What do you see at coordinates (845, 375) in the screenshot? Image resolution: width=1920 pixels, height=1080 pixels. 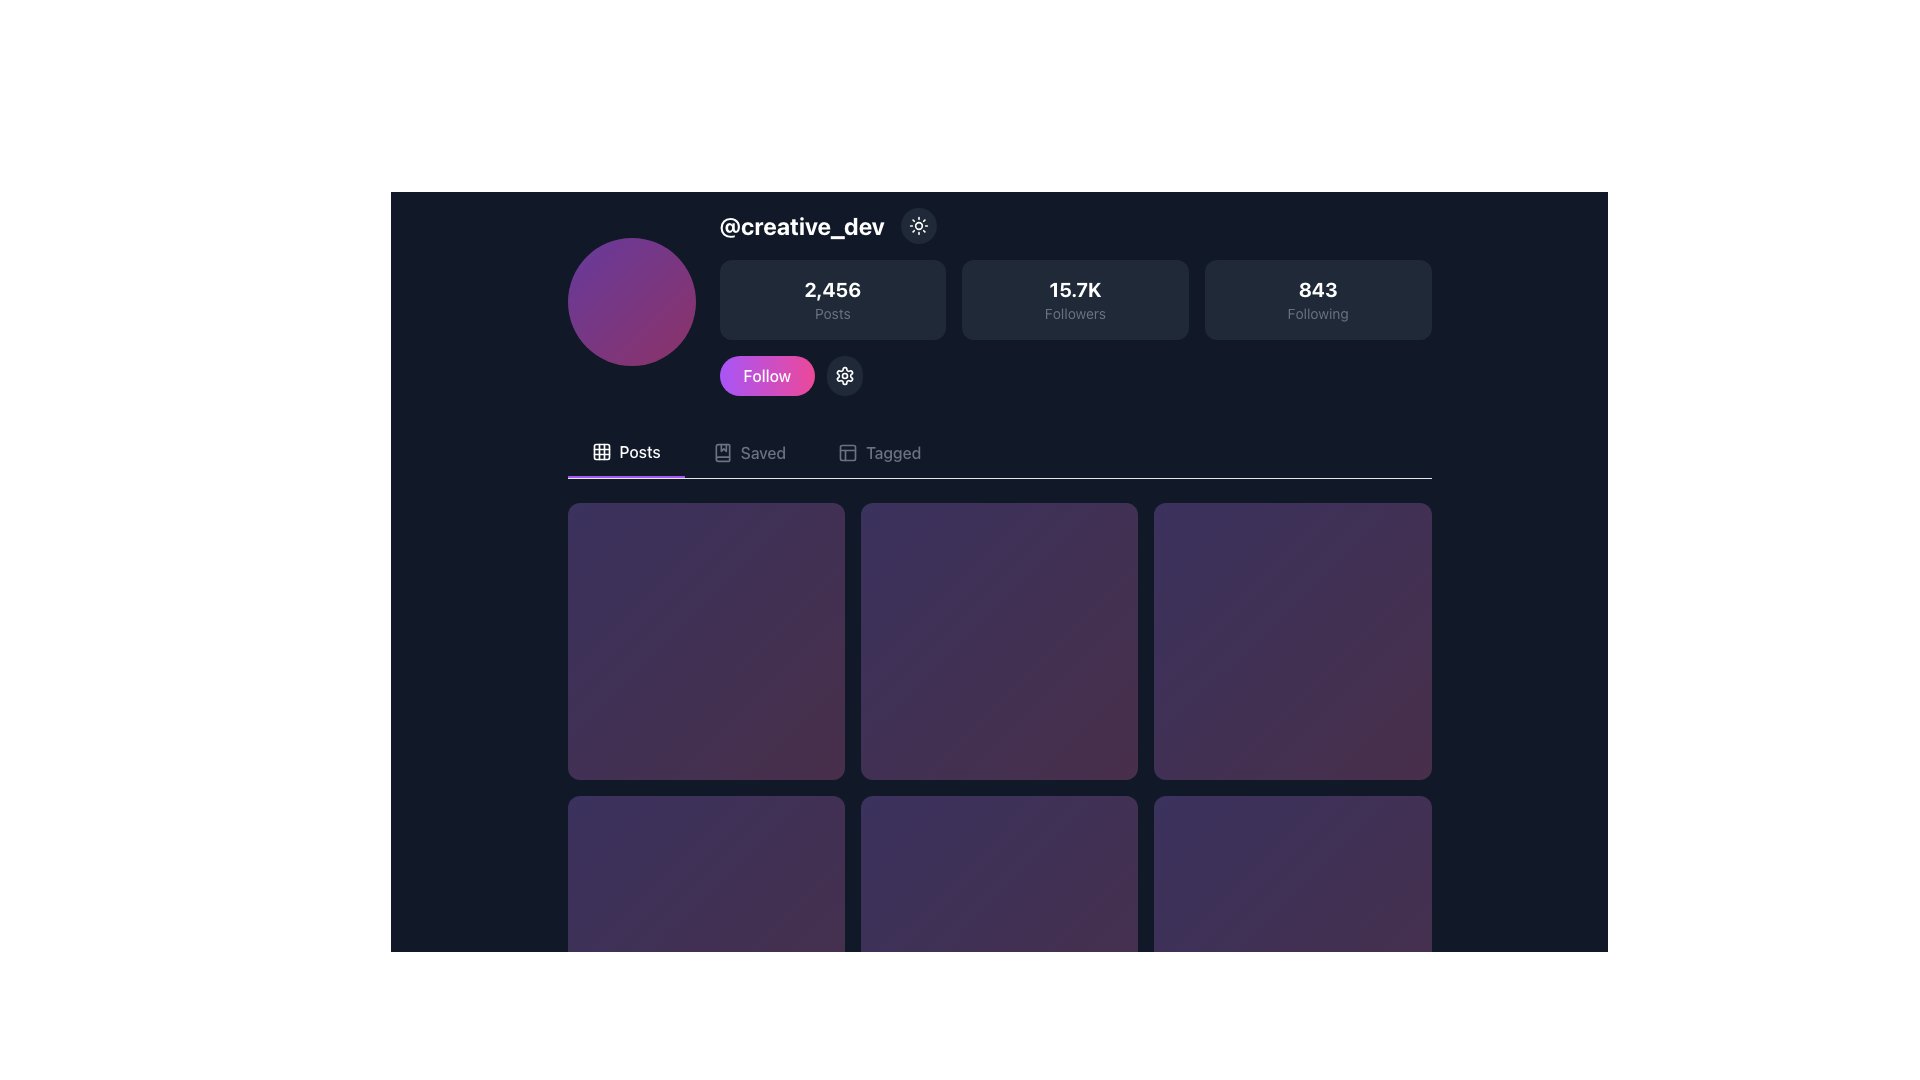 I see `the settings icon located near the upper section of the page, adjacent to the username '@creative_dev'` at bounding box center [845, 375].